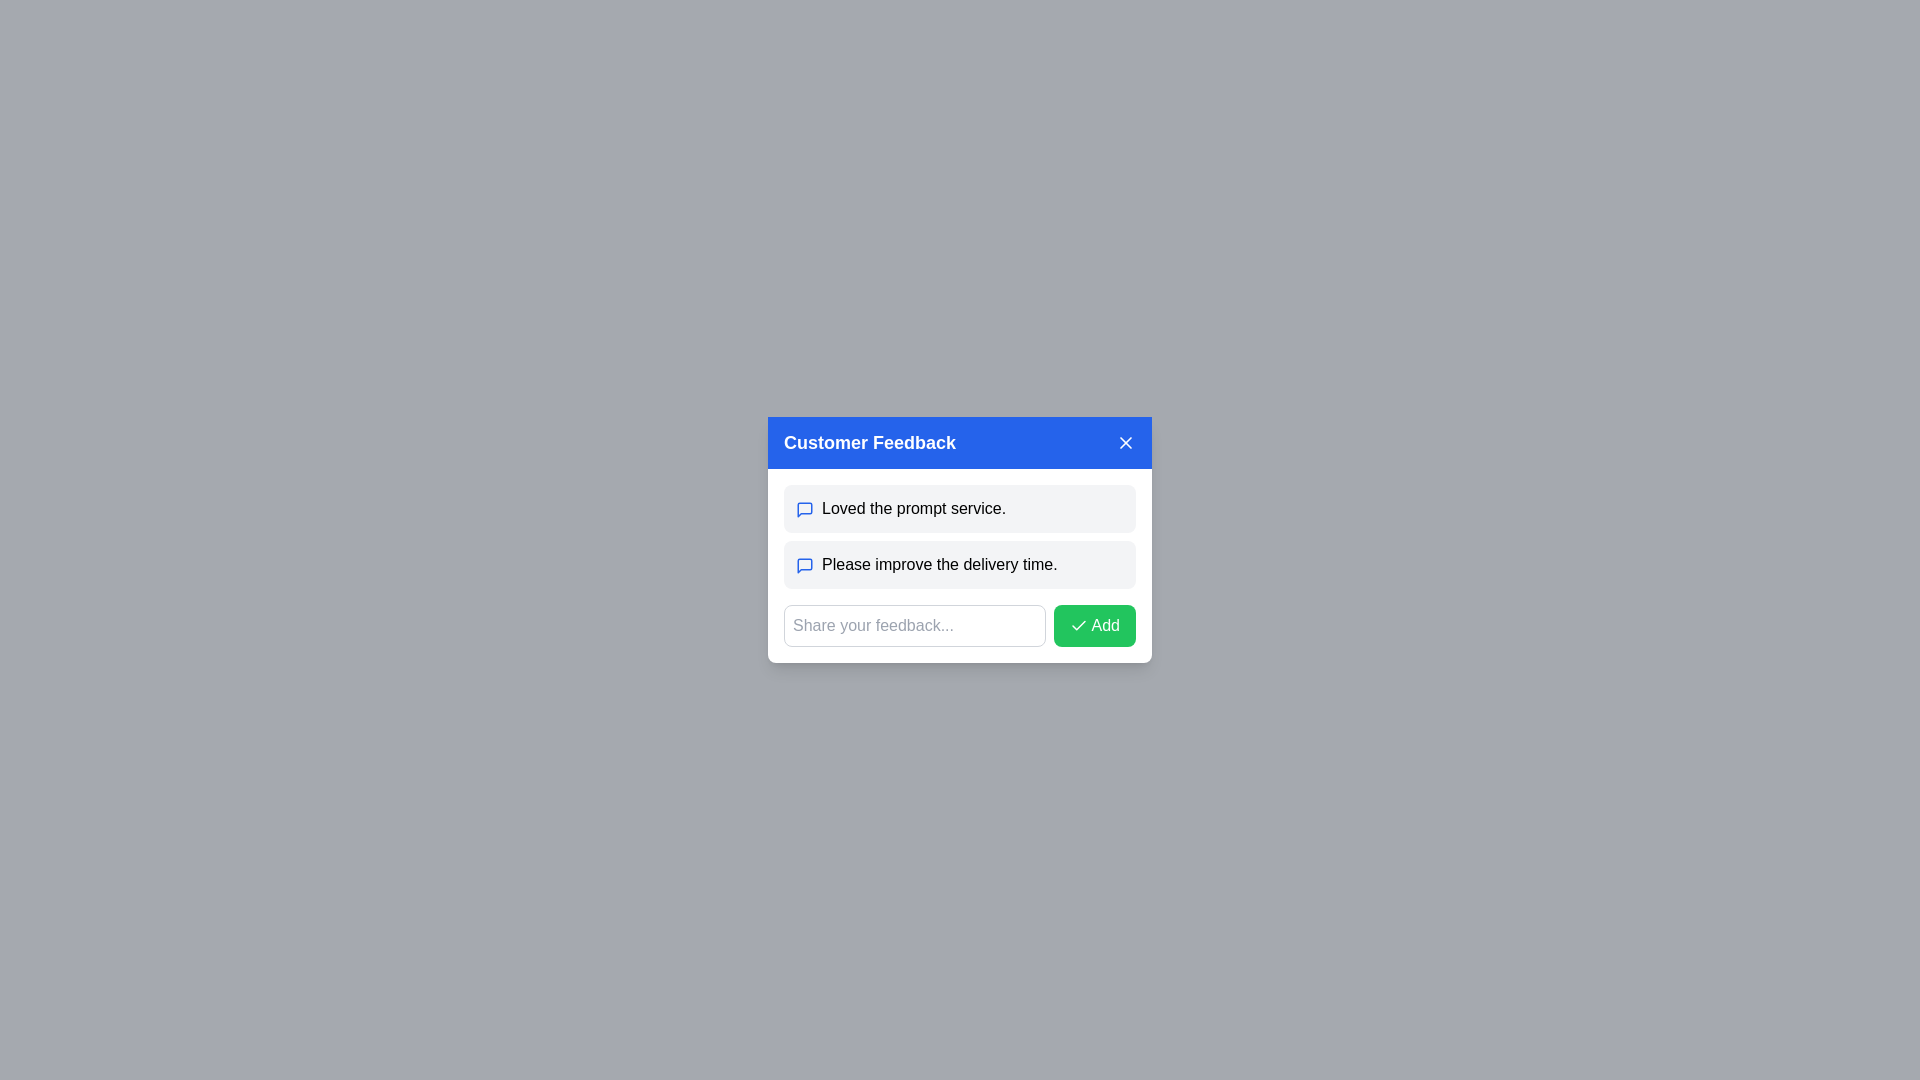 Image resolution: width=1920 pixels, height=1080 pixels. I want to click on the close button styled as an 'X' icon located at the top-right corner of the 'Customer Feedback' blue header section for accessibility via keyboard, so click(1126, 442).